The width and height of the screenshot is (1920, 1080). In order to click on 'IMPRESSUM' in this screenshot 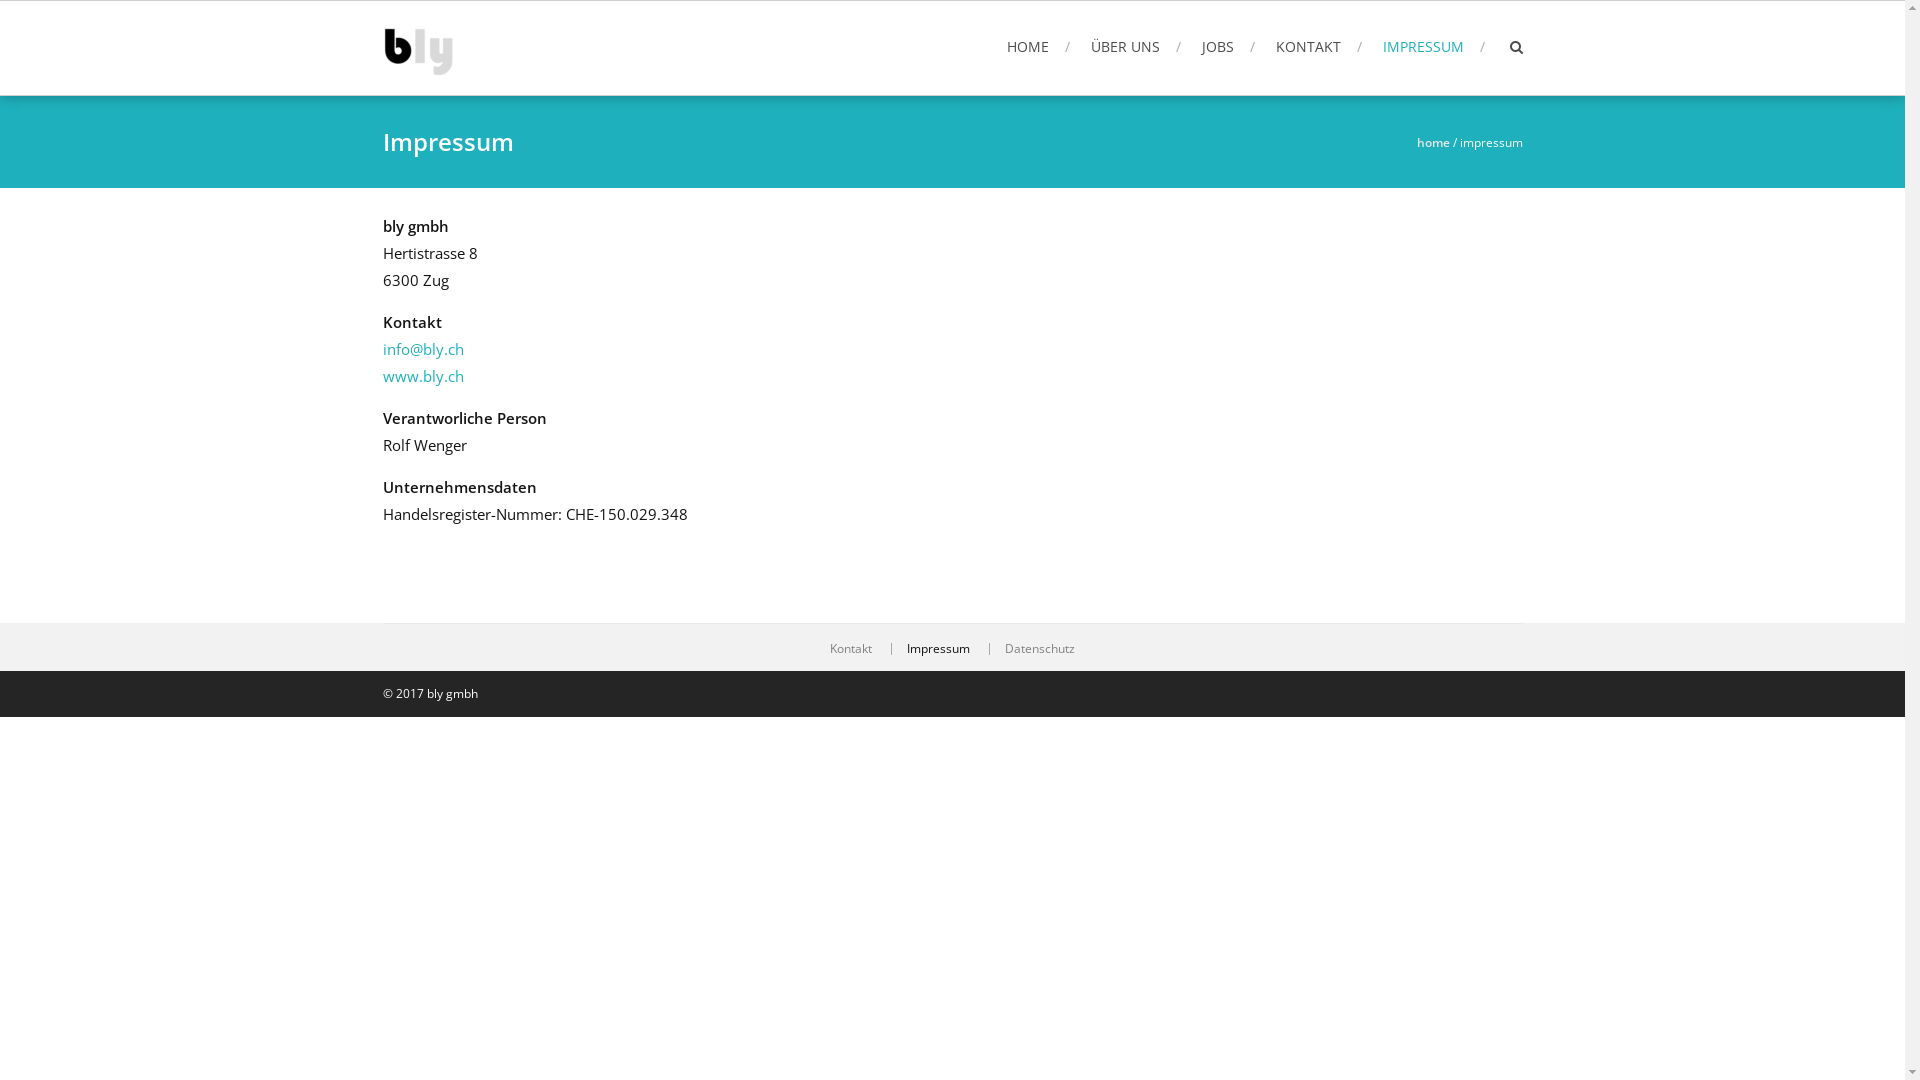, I will do `click(1381, 45)`.